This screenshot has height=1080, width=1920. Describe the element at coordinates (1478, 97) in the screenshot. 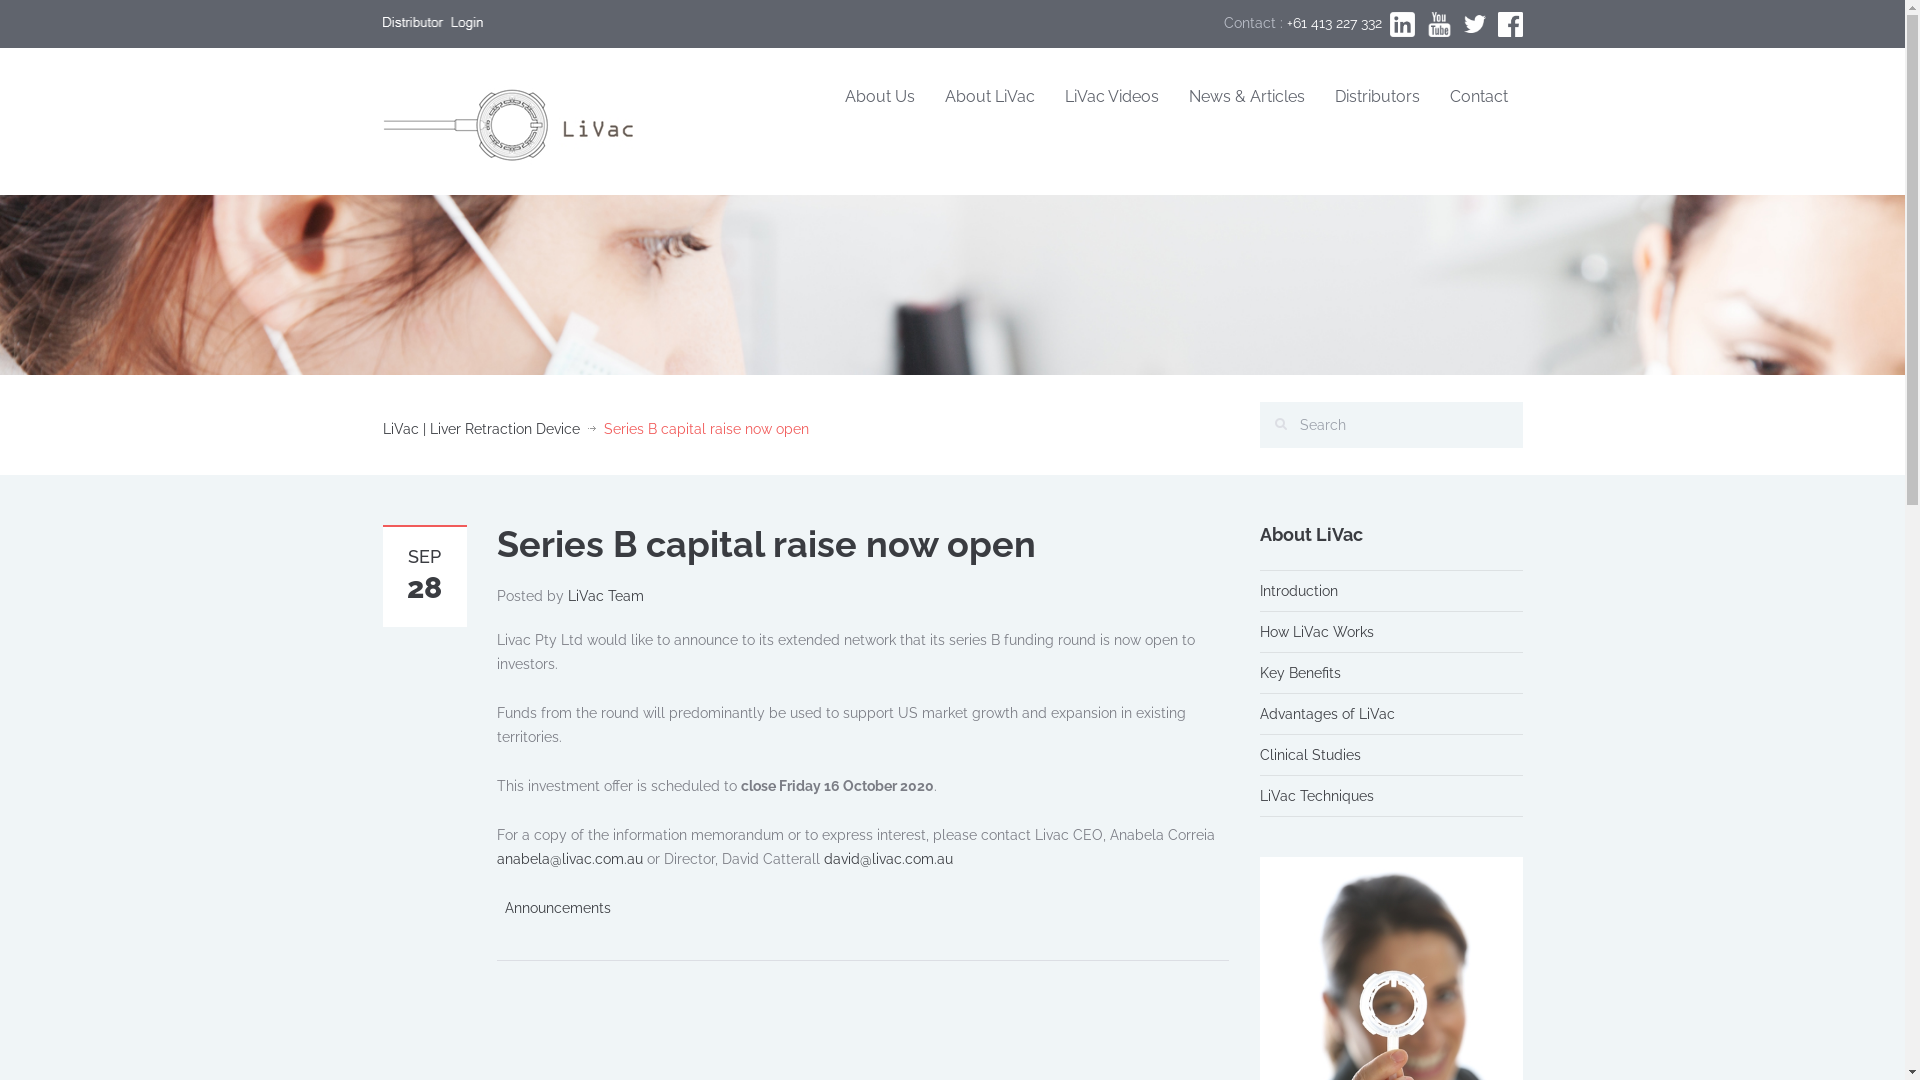

I see `'Contact'` at that location.